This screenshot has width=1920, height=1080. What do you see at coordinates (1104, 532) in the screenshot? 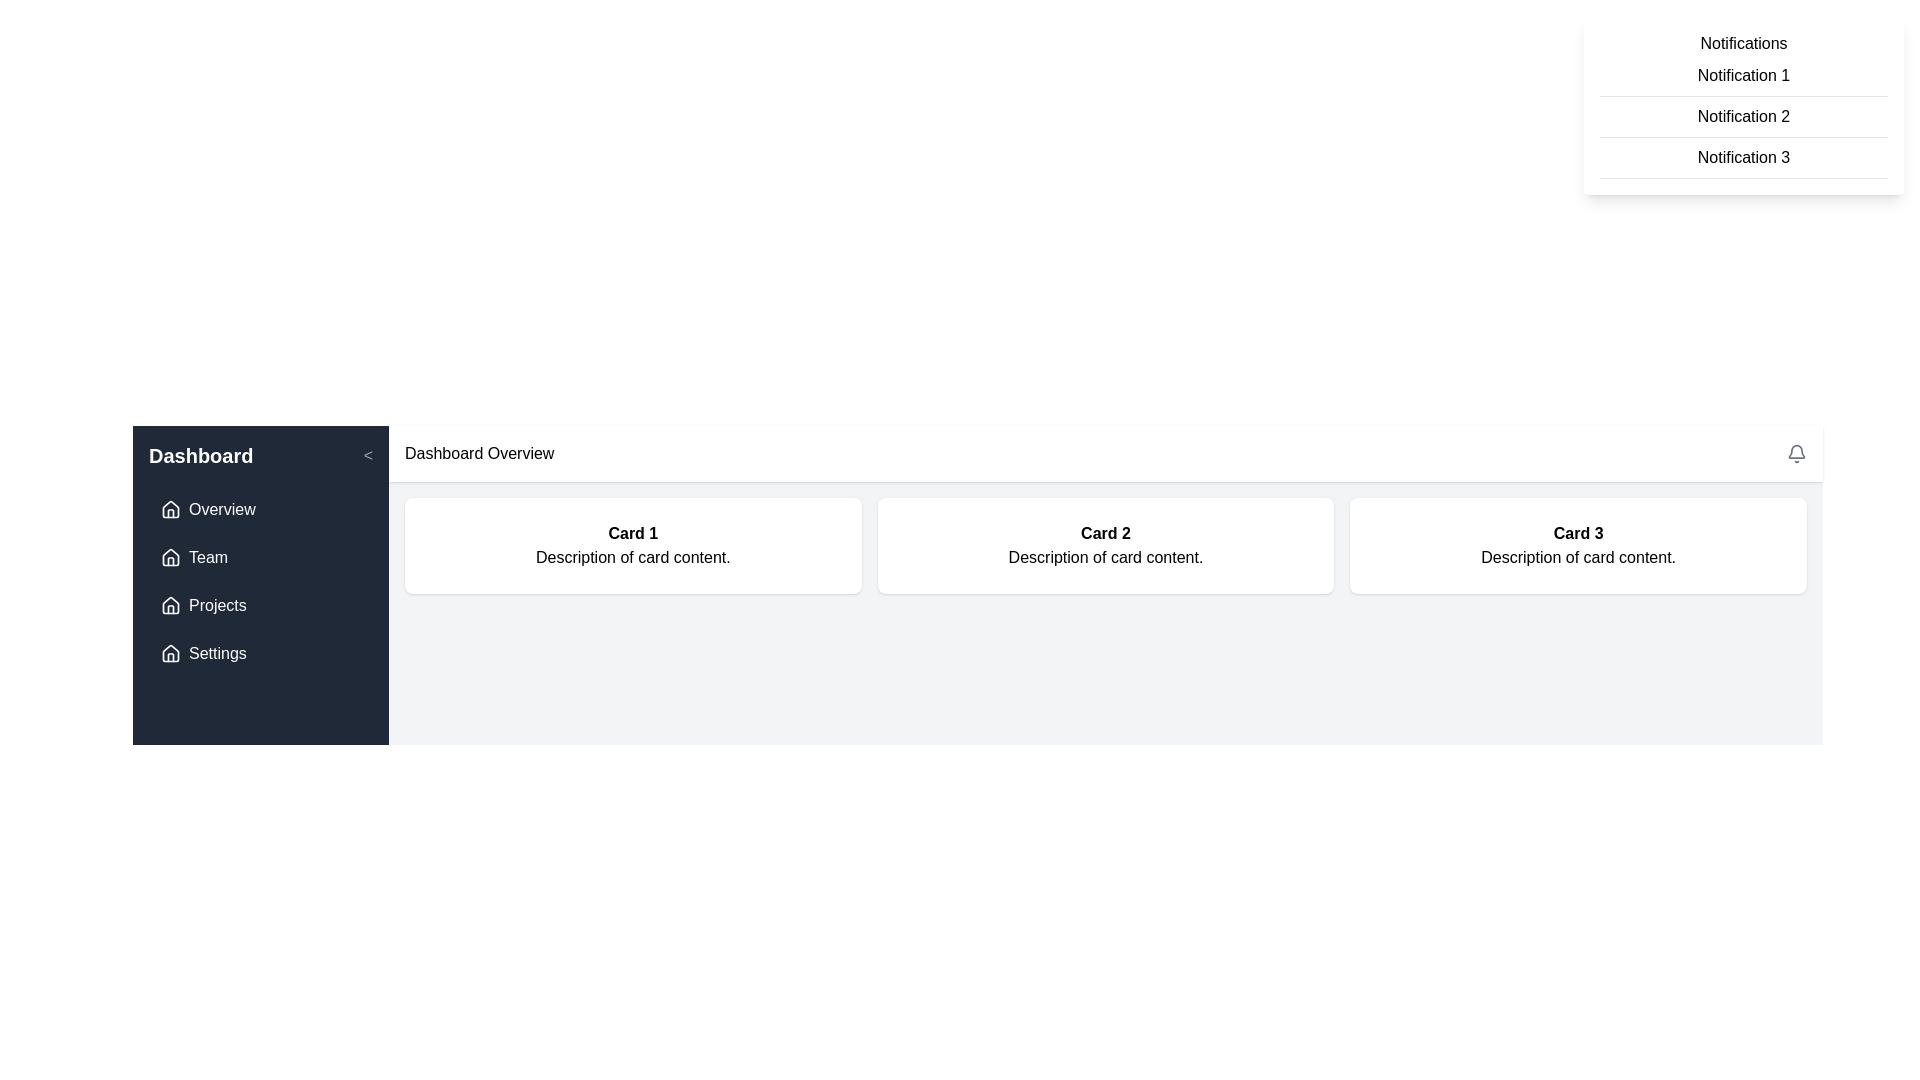
I see `the bold text label 'Card 2' located at the top-center of the second card in a horizontal array of cards, which is larger and darker than adjacent texts` at bounding box center [1104, 532].